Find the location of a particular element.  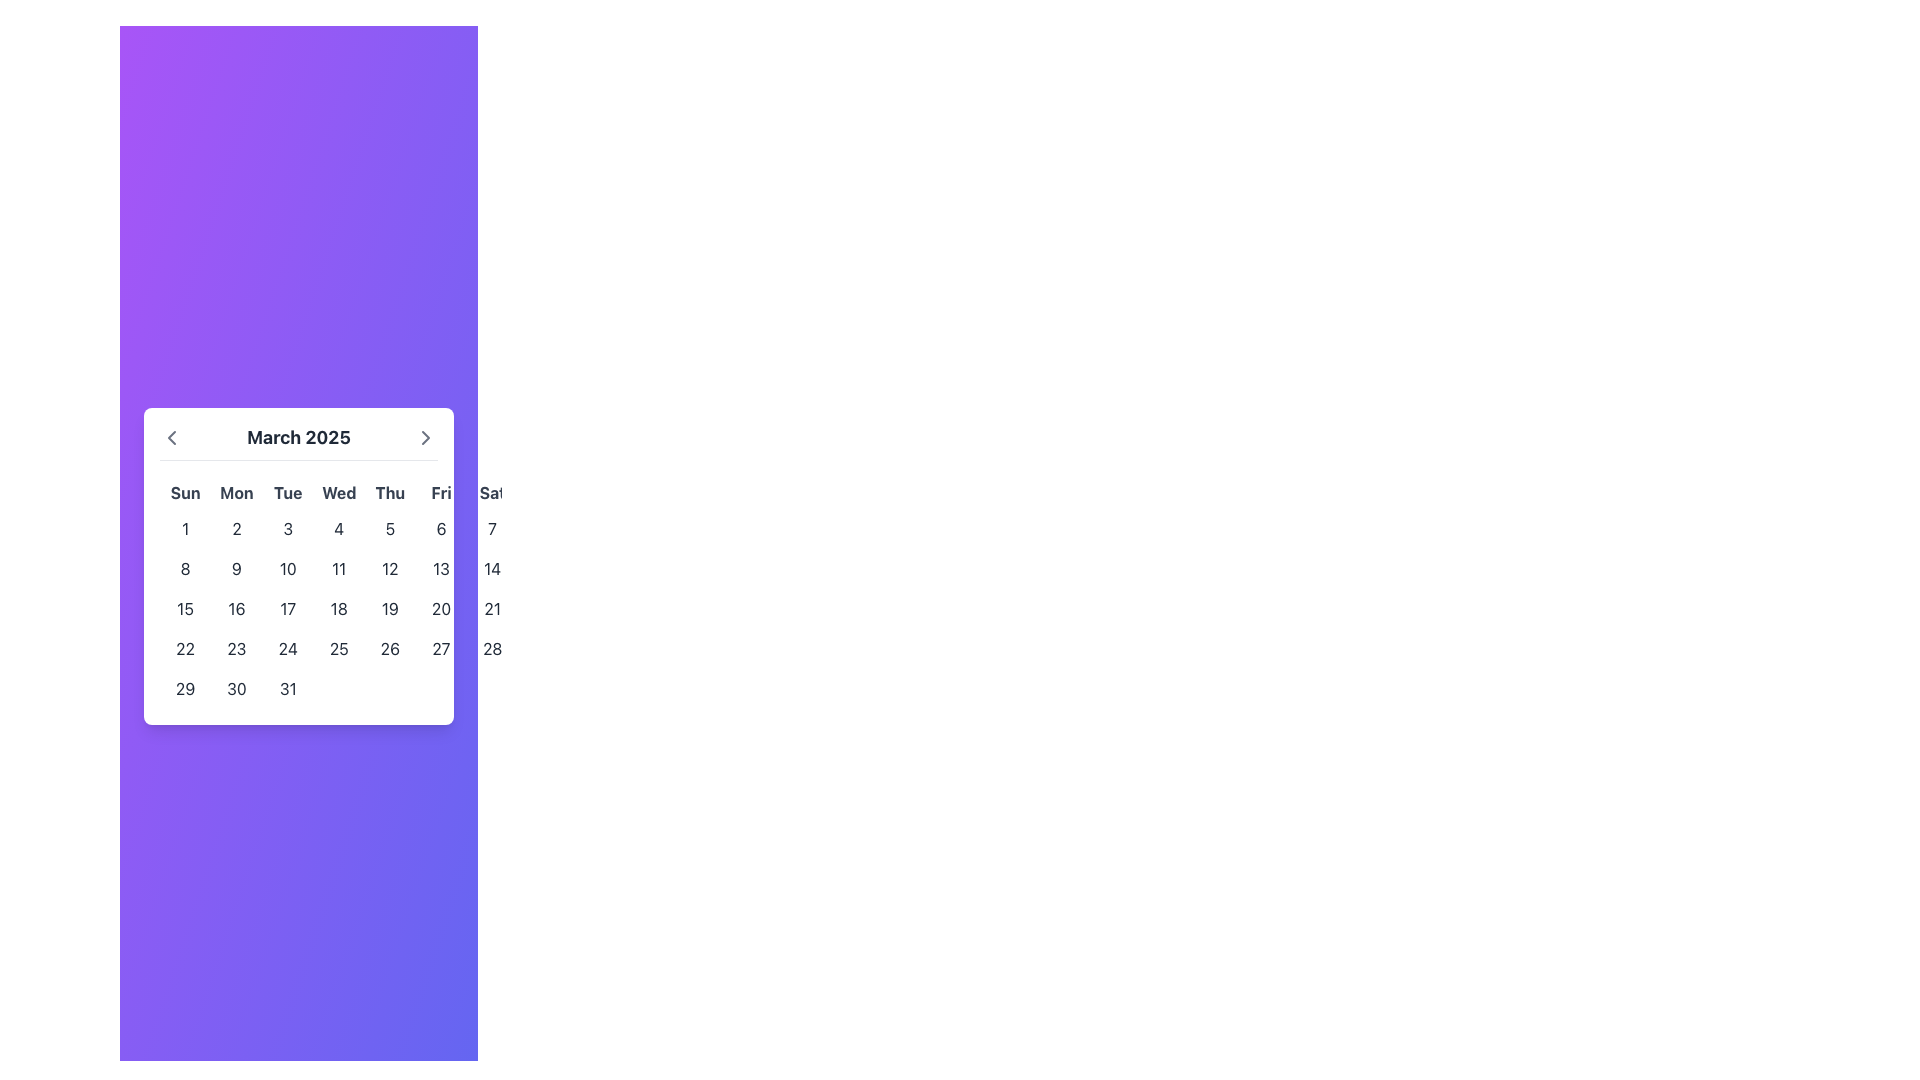

the text label displaying 'Wed' in bold, which is the fourth item in the sequence of days of the week in the calendar header is located at coordinates (339, 492).